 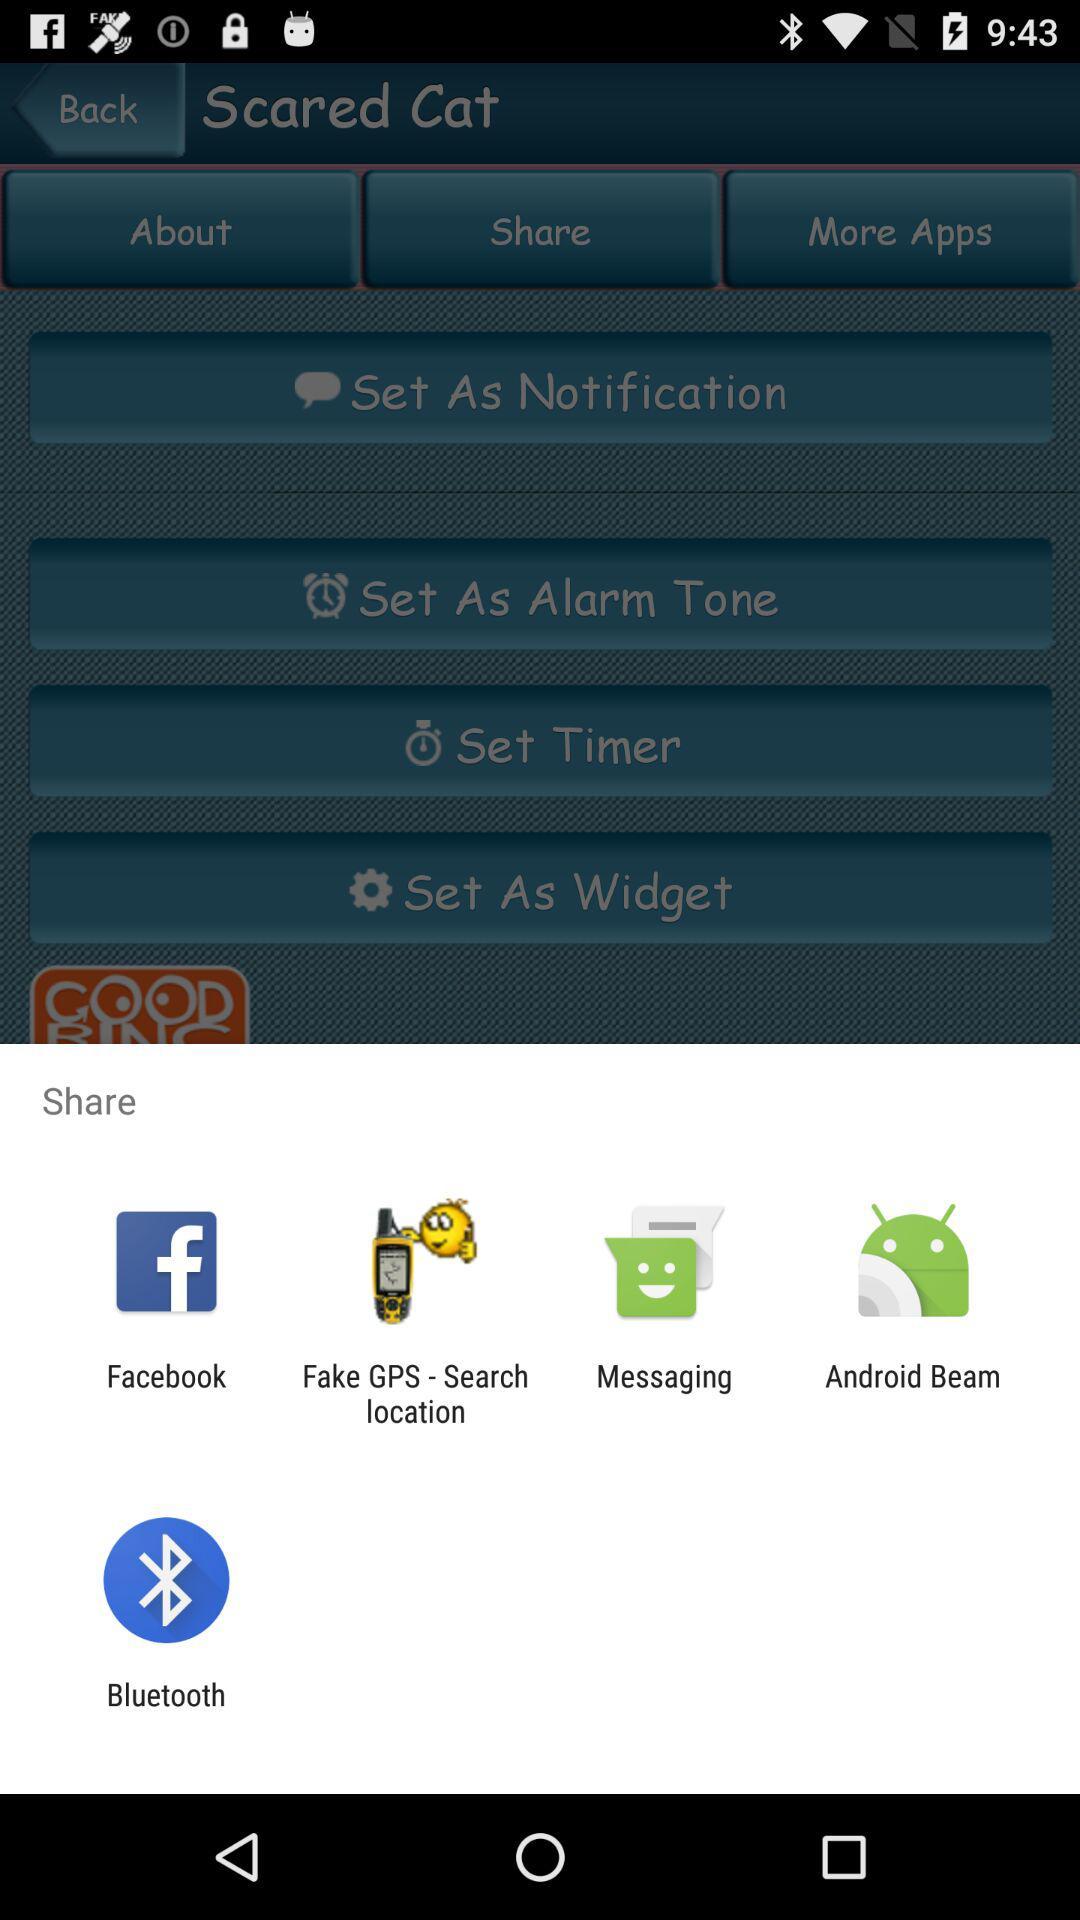 I want to click on the messaging app, so click(x=664, y=1392).